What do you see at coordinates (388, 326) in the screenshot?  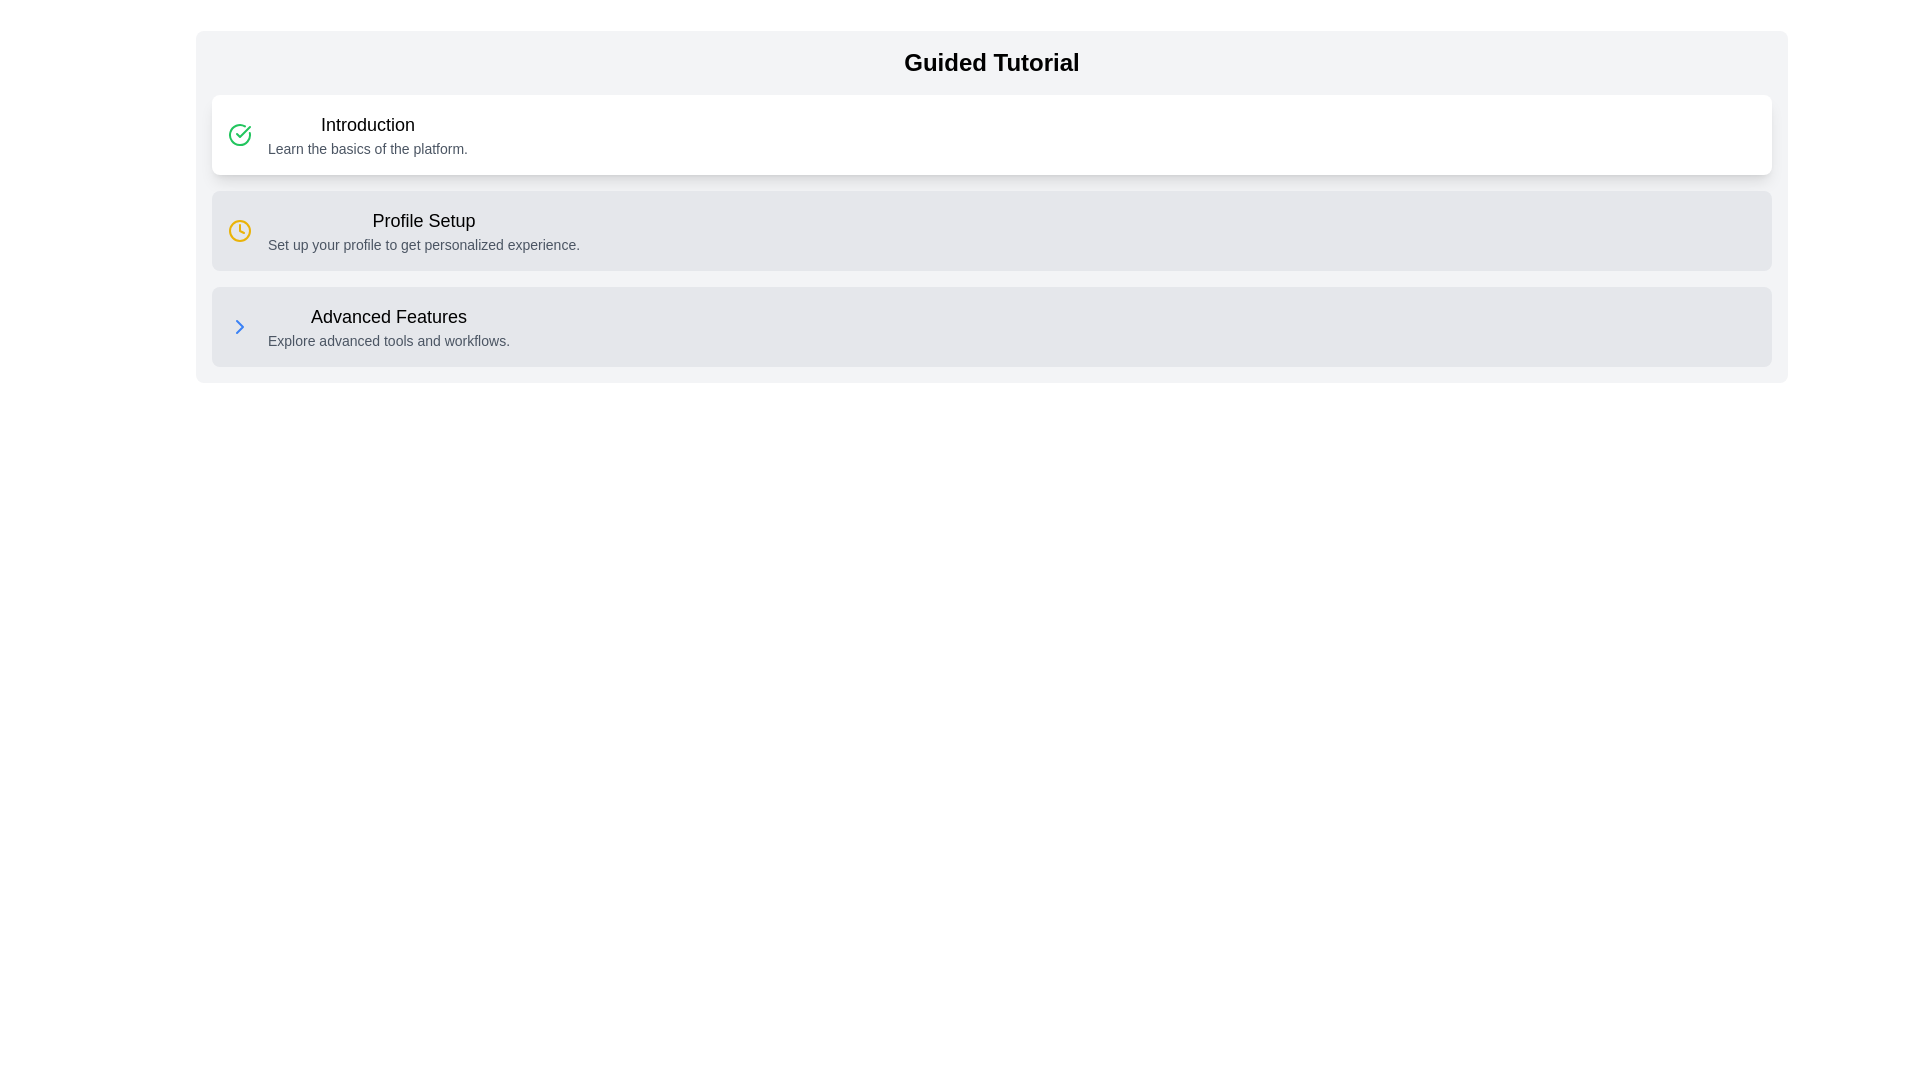 I see `description text block titled 'Advanced Features' which includes the subtitle 'Explore advanced tools and workflows.'` at bounding box center [388, 326].